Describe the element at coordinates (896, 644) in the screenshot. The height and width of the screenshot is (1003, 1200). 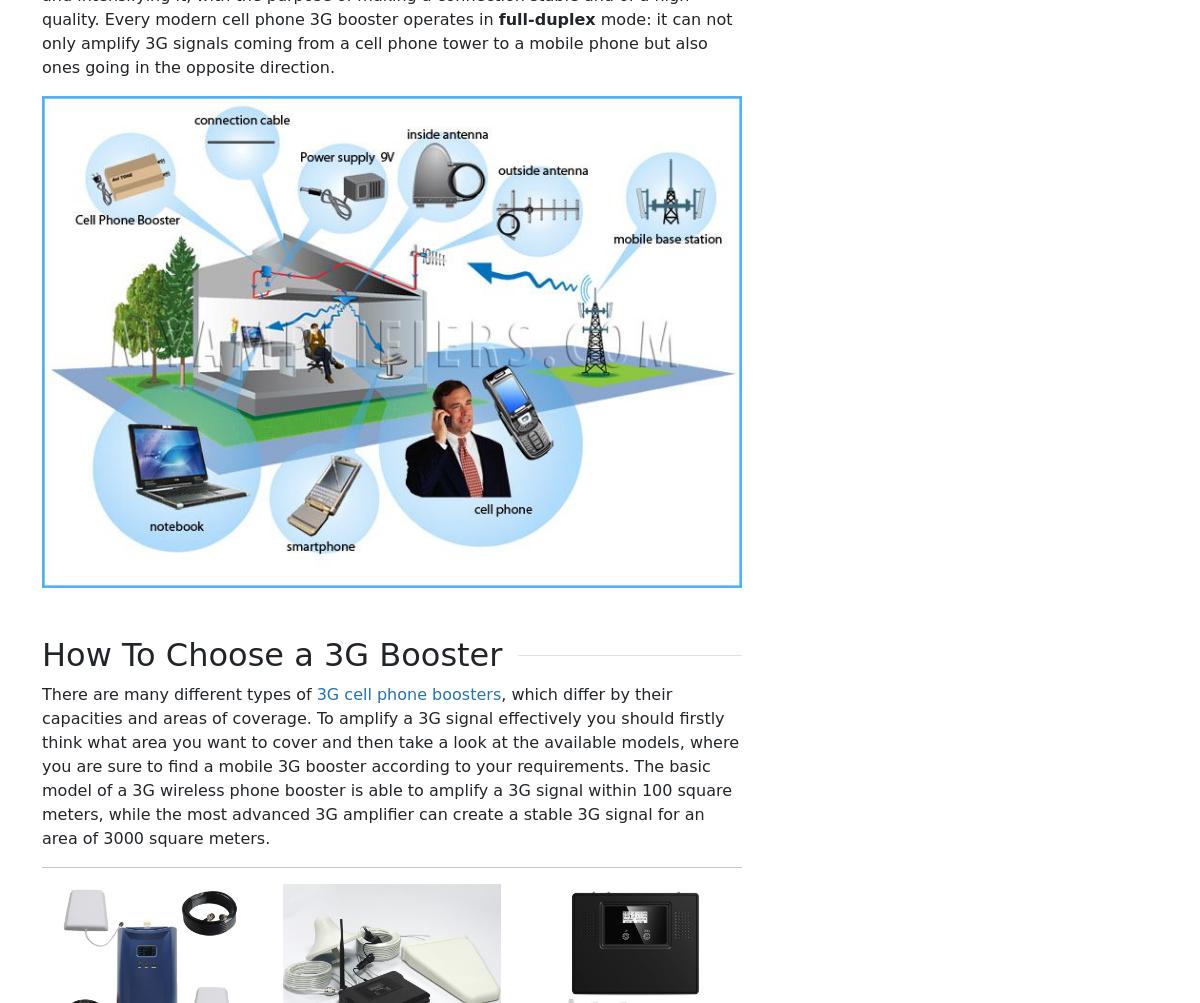
I see `'Articles'` at that location.